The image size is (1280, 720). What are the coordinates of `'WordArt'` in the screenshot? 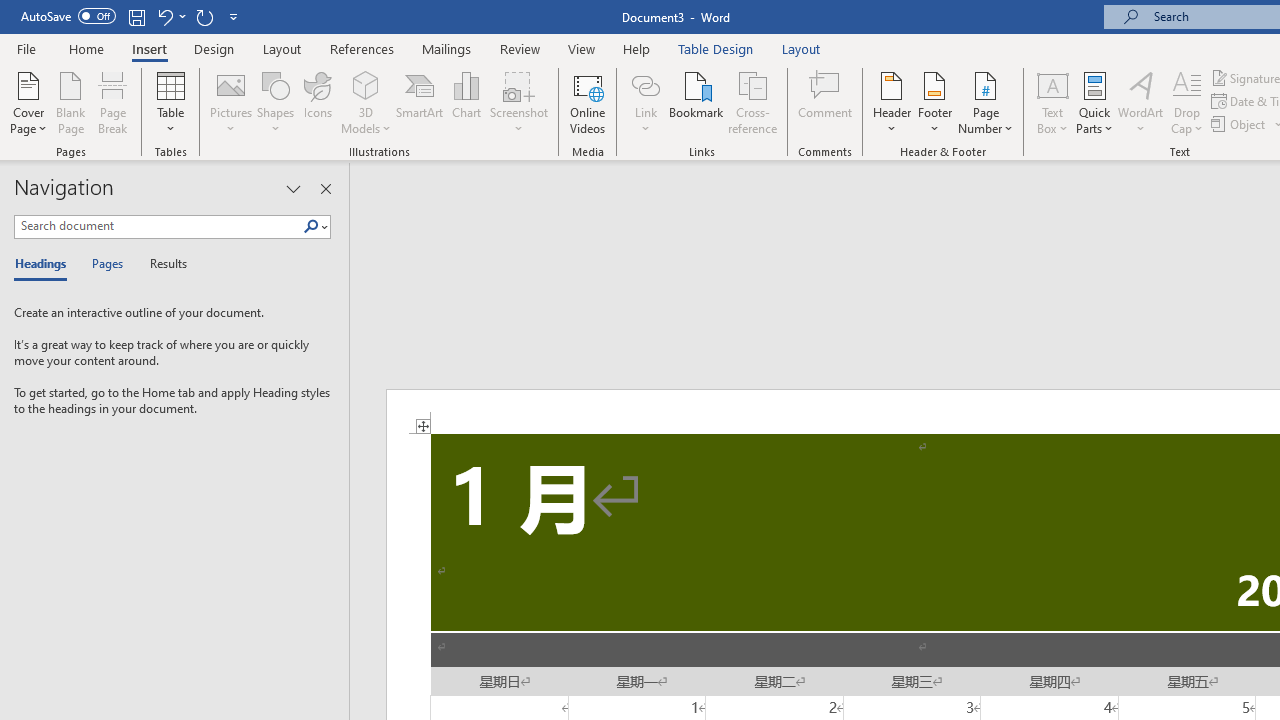 It's located at (1141, 103).